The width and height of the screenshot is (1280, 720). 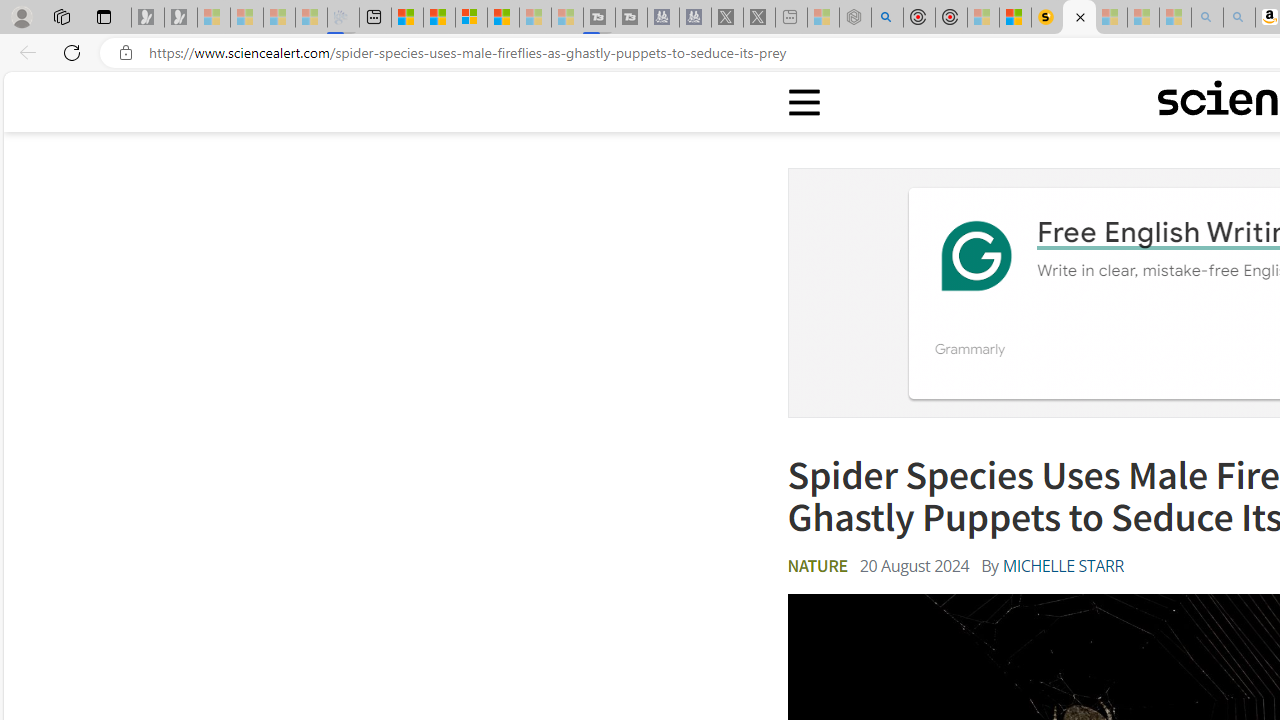 I want to click on 'Amazon Echo Dot PNG - Search Images - Sleeping', so click(x=1238, y=17).